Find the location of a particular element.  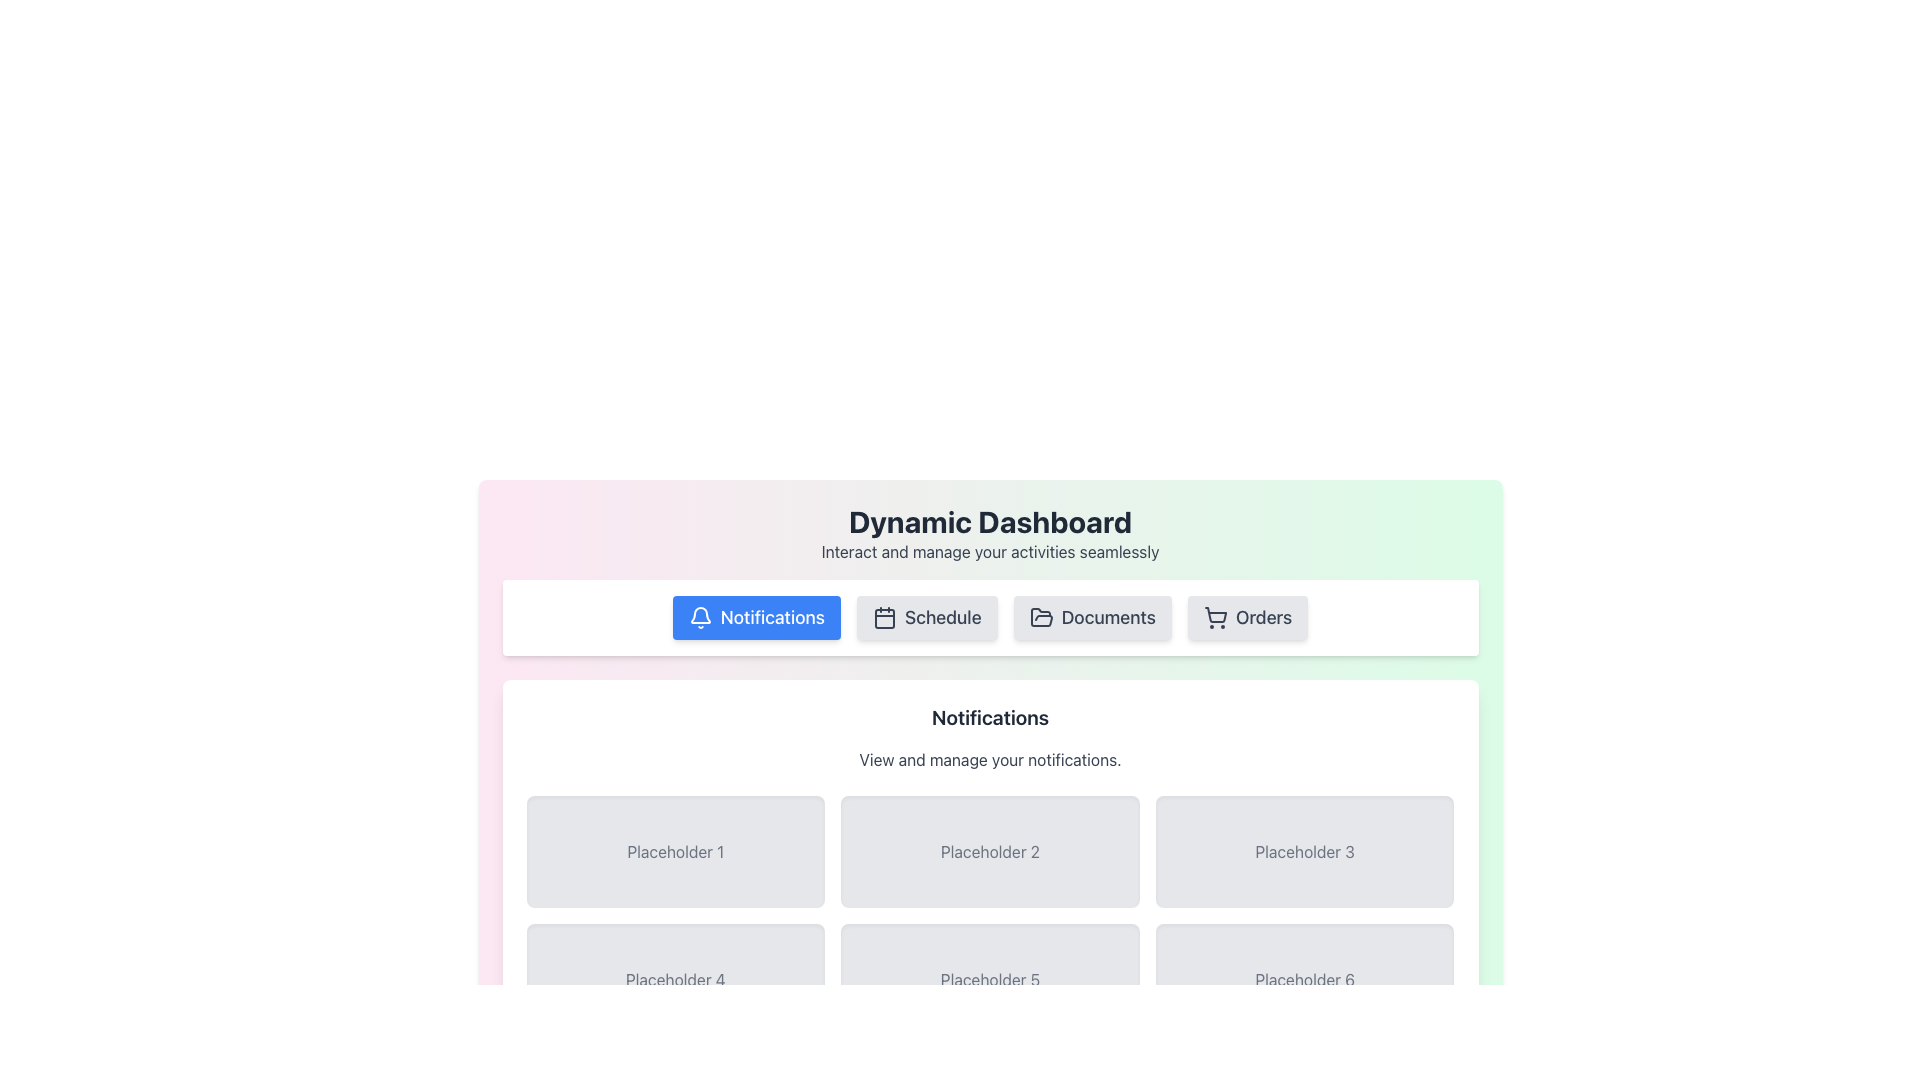

the text label indicating the purpose of the 'Notifications' button in the horizontal menu bar below the 'Dynamic Dashboard' header is located at coordinates (771, 616).